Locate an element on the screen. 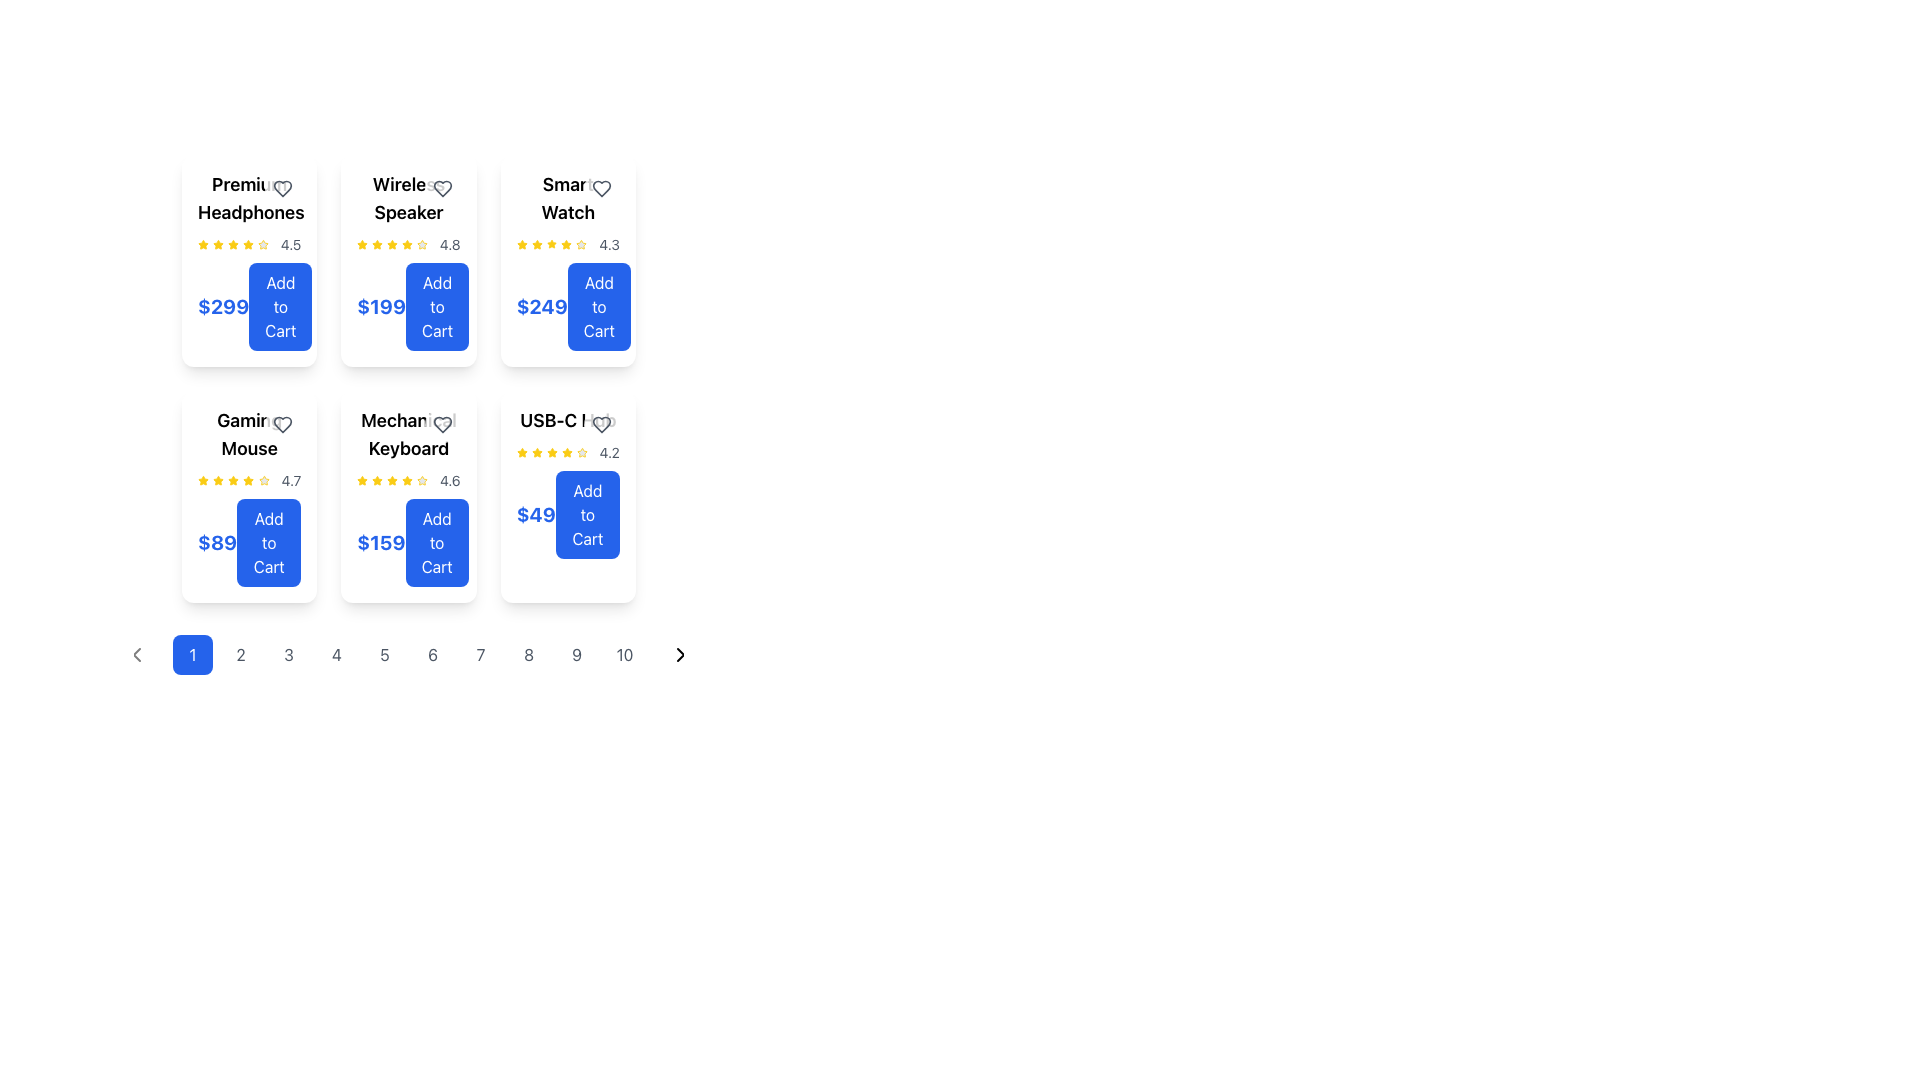 Image resolution: width=1920 pixels, height=1080 pixels. the first star-shaped icon with a yellow fill and a black outline, part of the rating for the 'Mechanical Keyboard' item card in the second row of product cards is located at coordinates (362, 481).